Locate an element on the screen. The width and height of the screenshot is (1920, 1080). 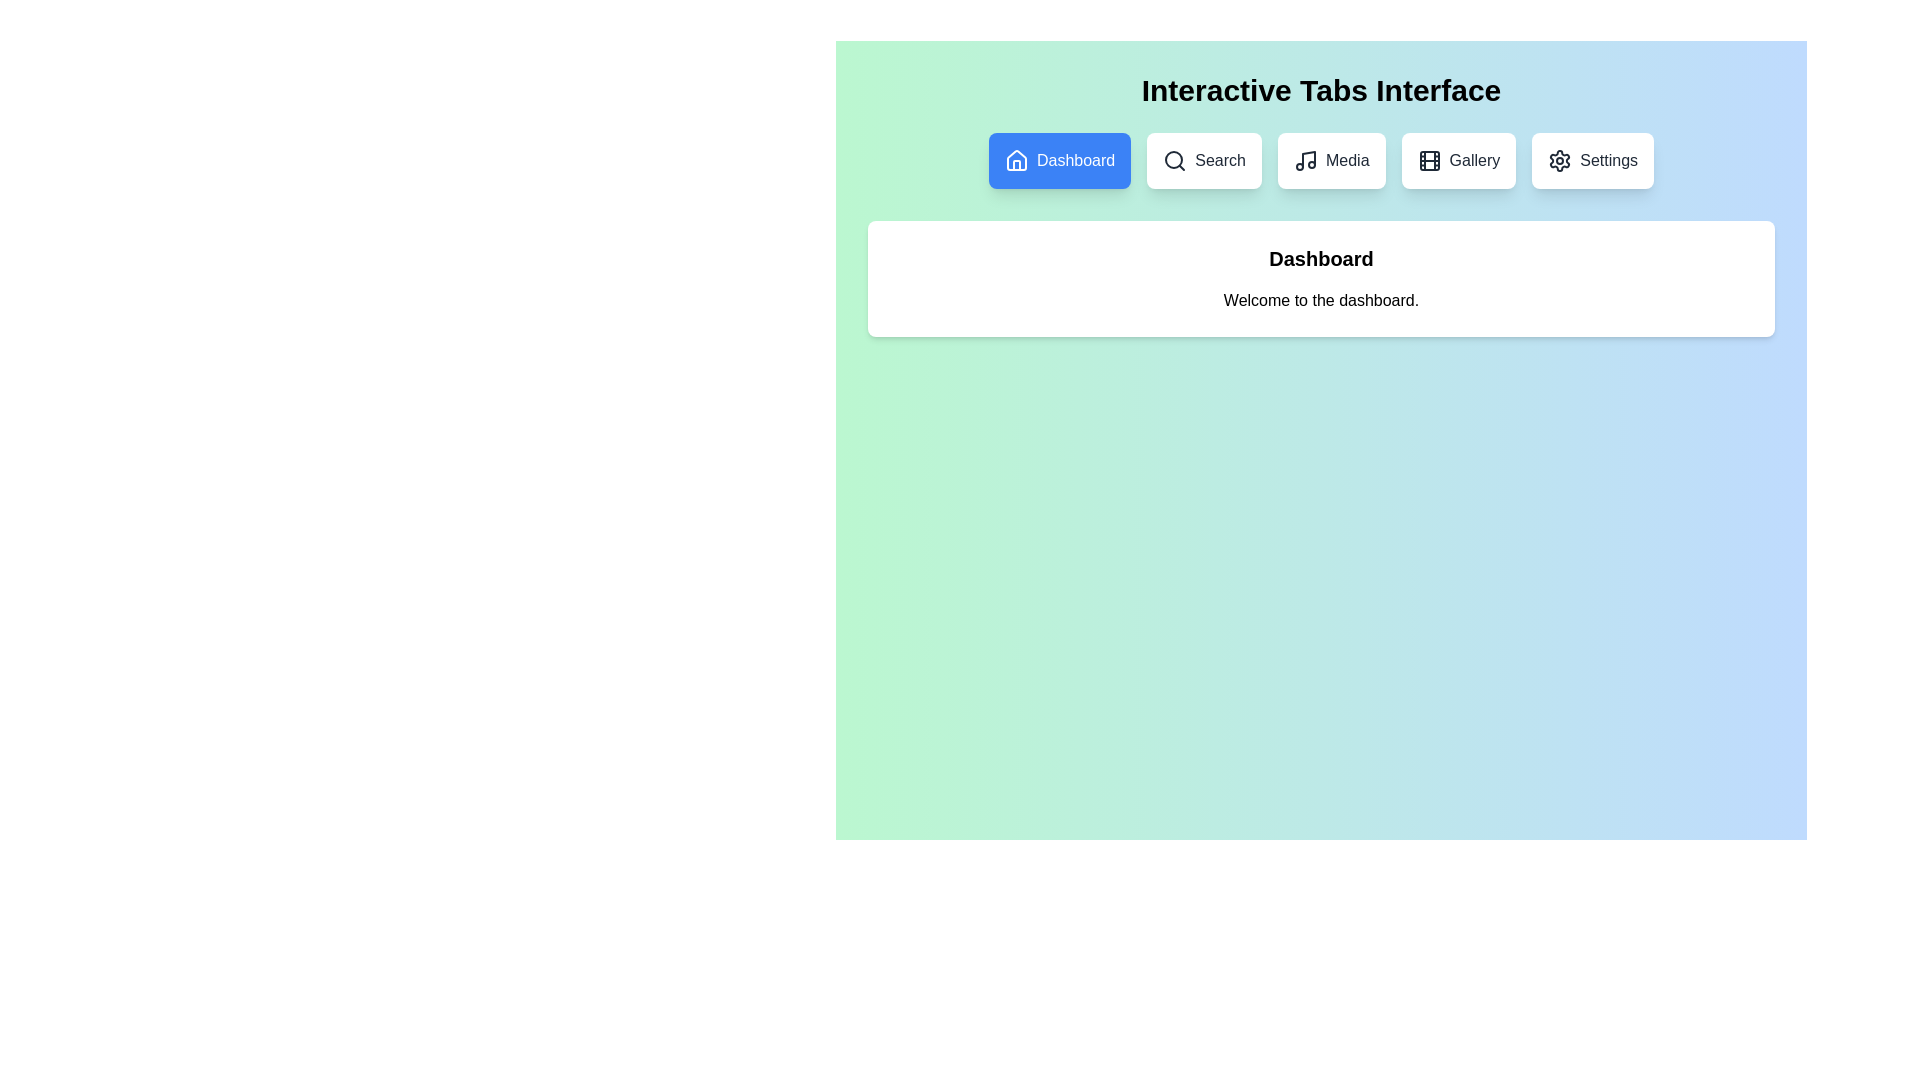
static text label displaying 'Search' located in the second button of the navigation bar, which is part of an interactive card with rounded edges is located at coordinates (1219, 160).